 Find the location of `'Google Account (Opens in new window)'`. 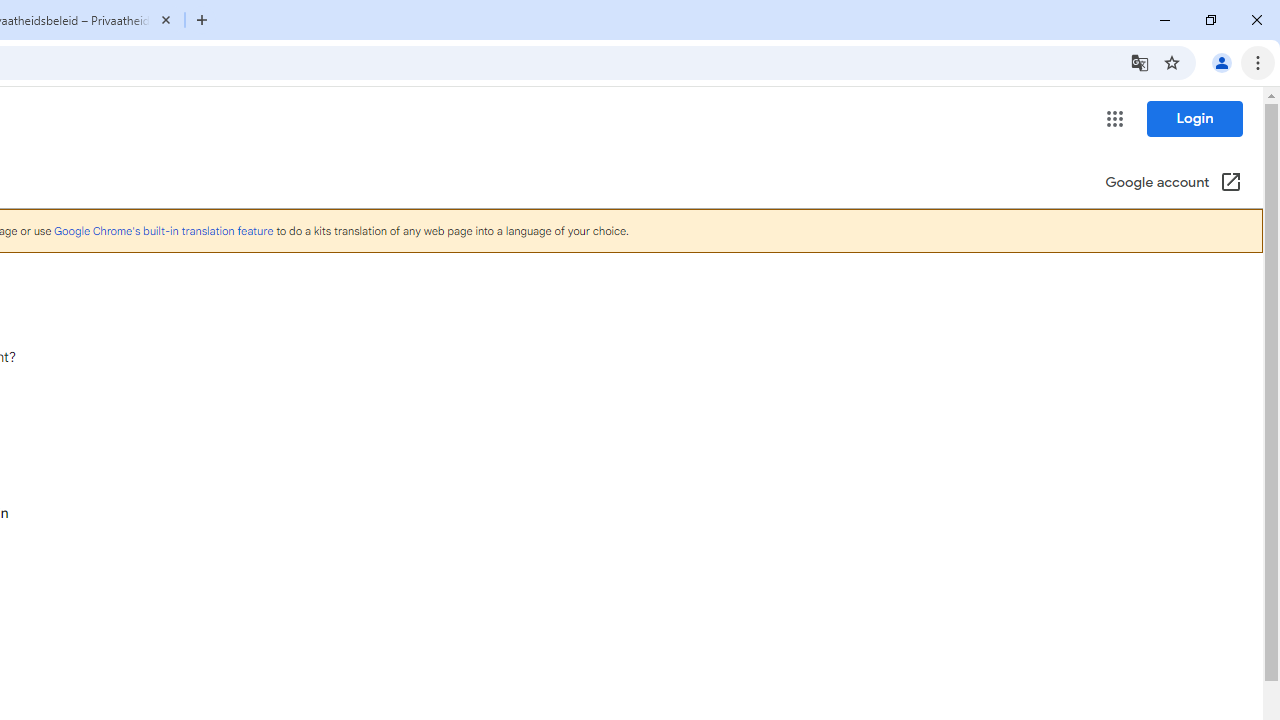

'Google Account (Opens in new window)' is located at coordinates (1173, 183).